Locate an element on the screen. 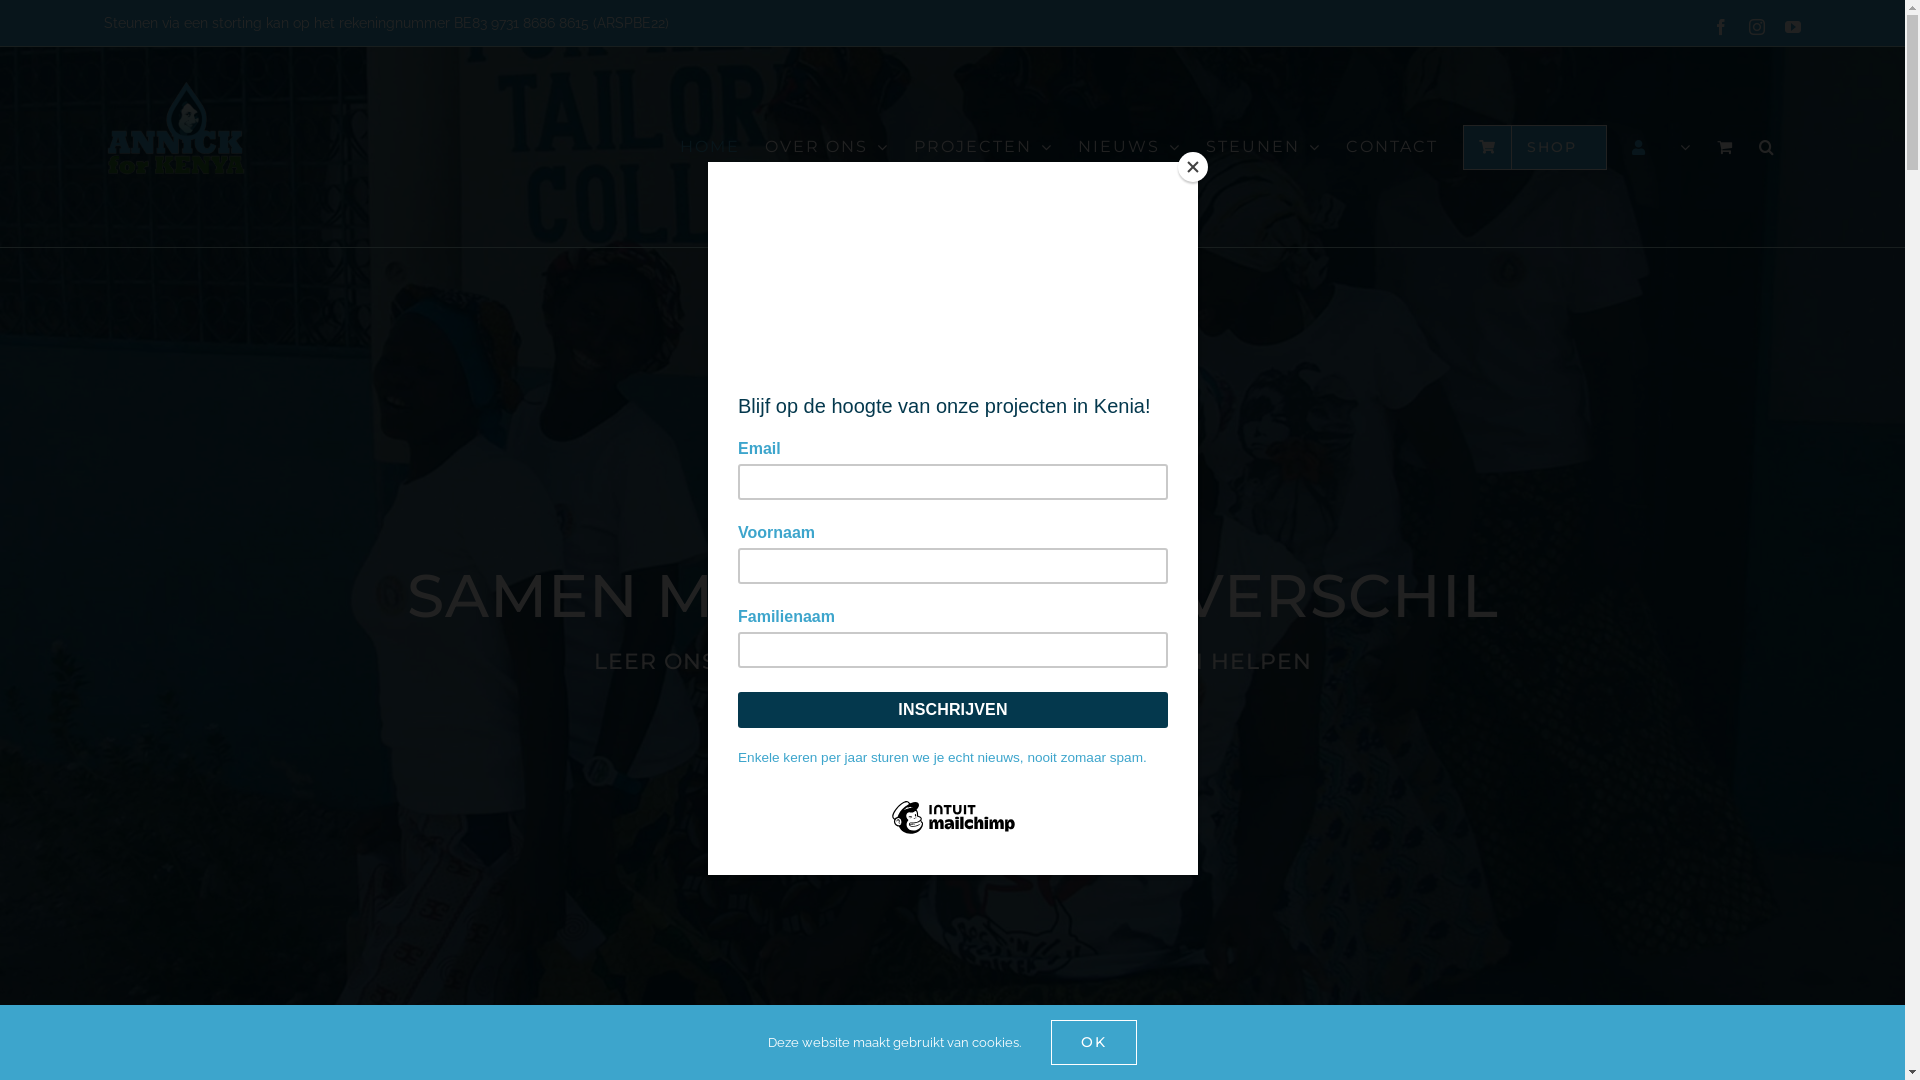  'Instagram' is located at coordinates (1755, 27).